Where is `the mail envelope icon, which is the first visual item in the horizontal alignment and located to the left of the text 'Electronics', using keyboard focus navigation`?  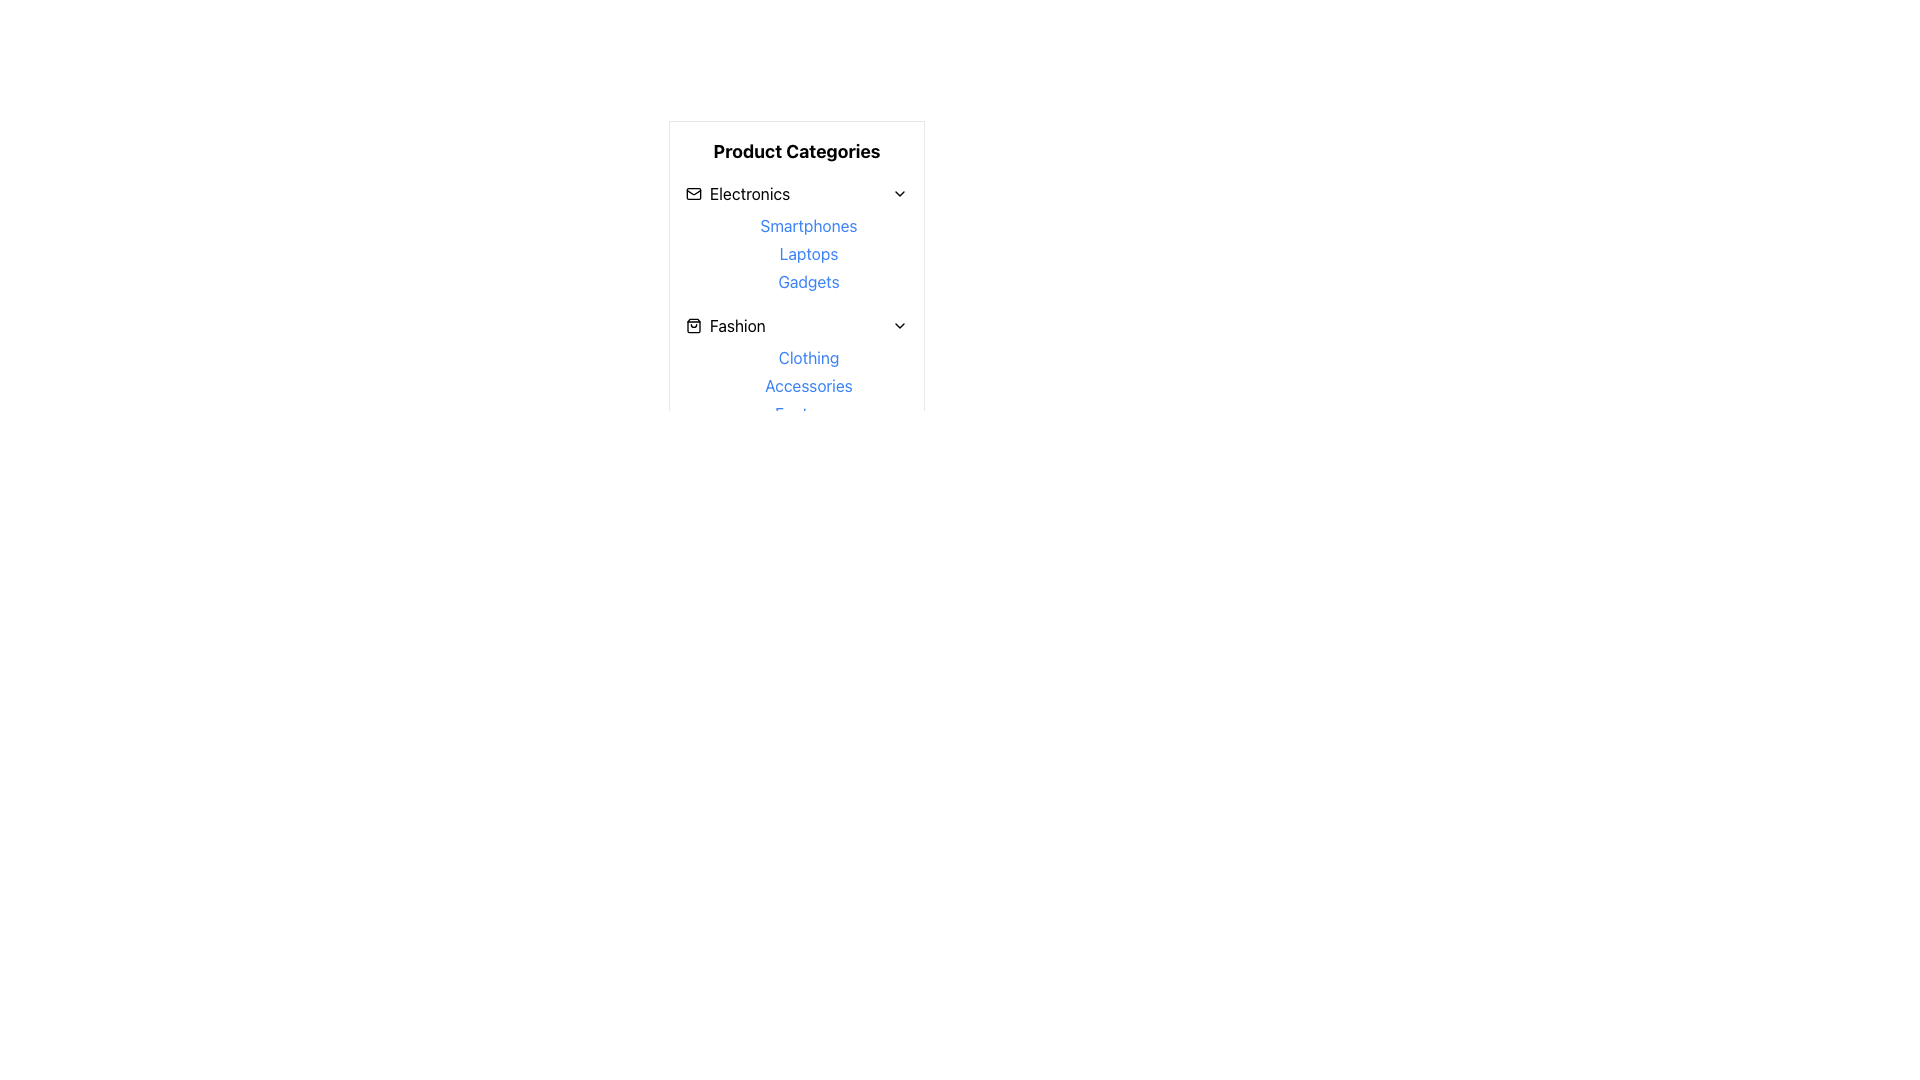 the mail envelope icon, which is the first visual item in the horizontal alignment and located to the left of the text 'Electronics', using keyboard focus navigation is located at coordinates (694, 193).